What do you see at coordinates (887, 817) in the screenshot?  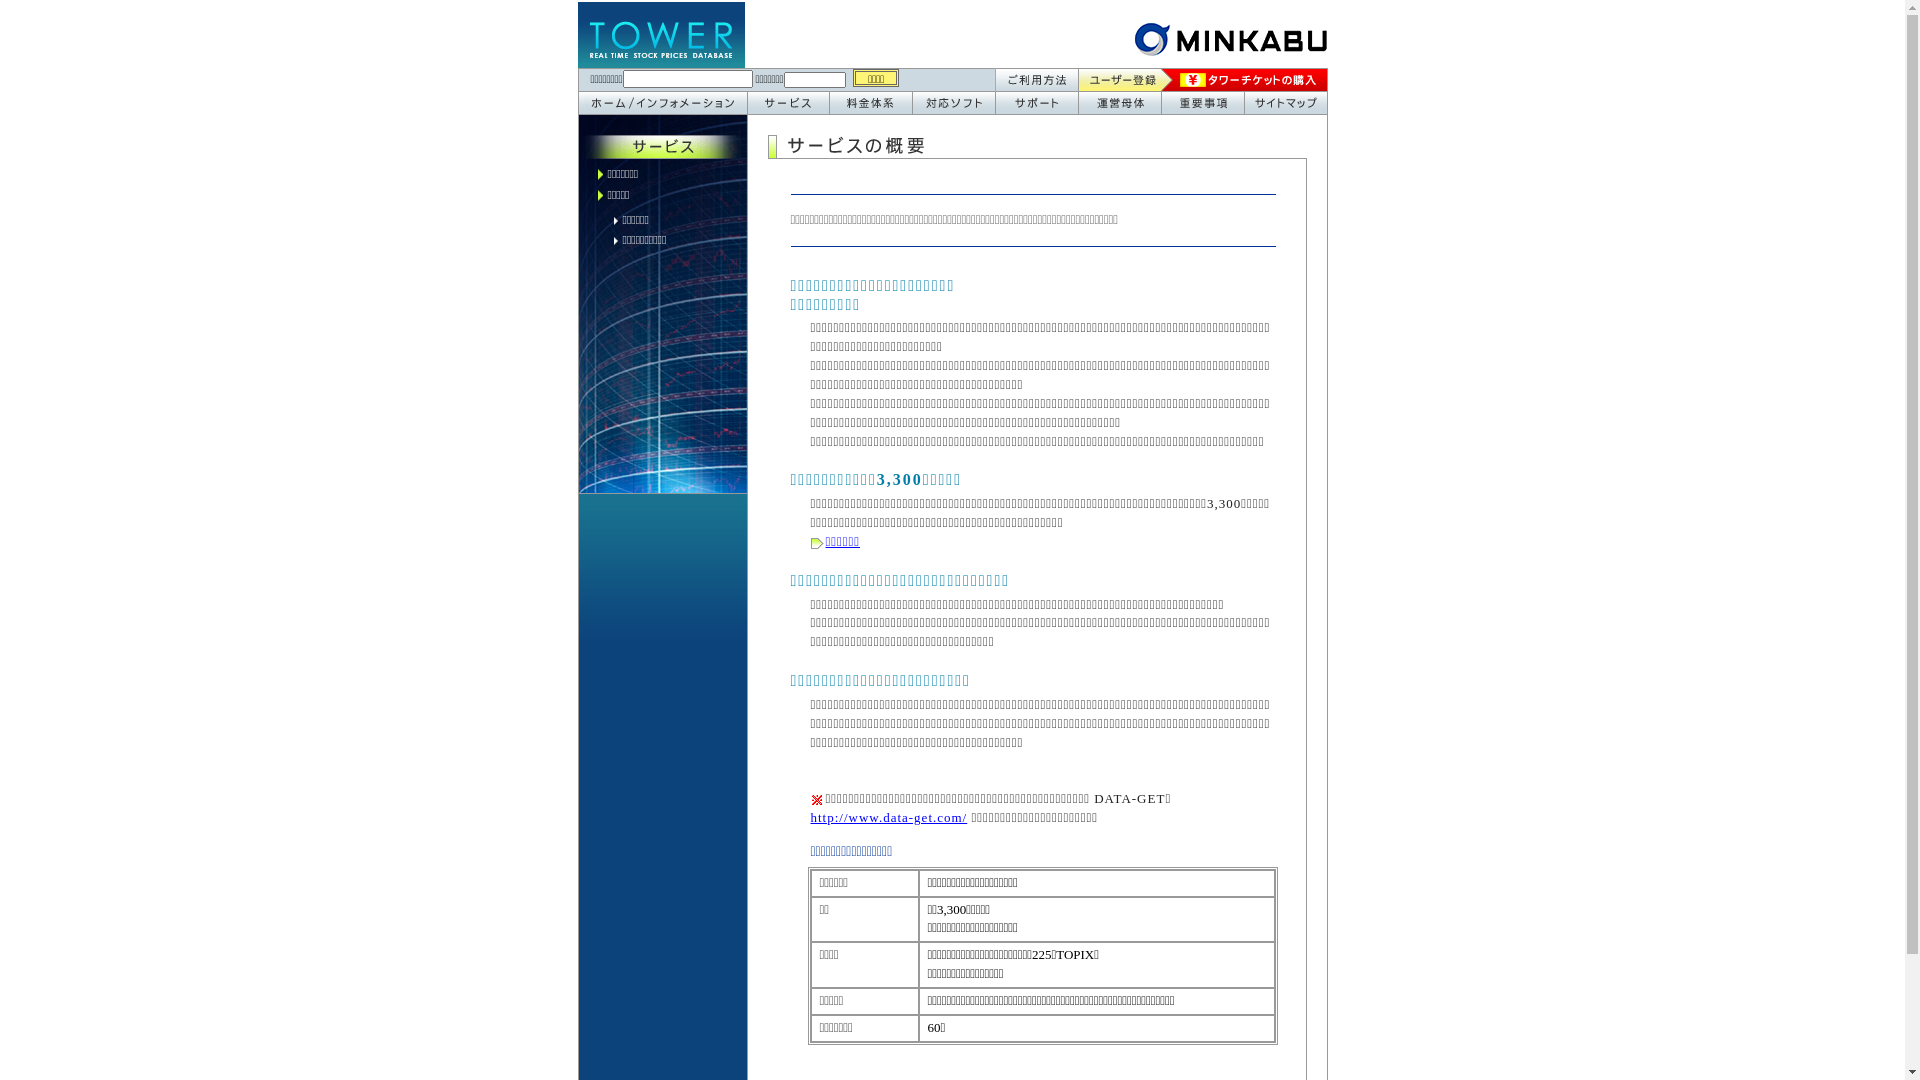 I see `'http://www.data-get.com/'` at bounding box center [887, 817].